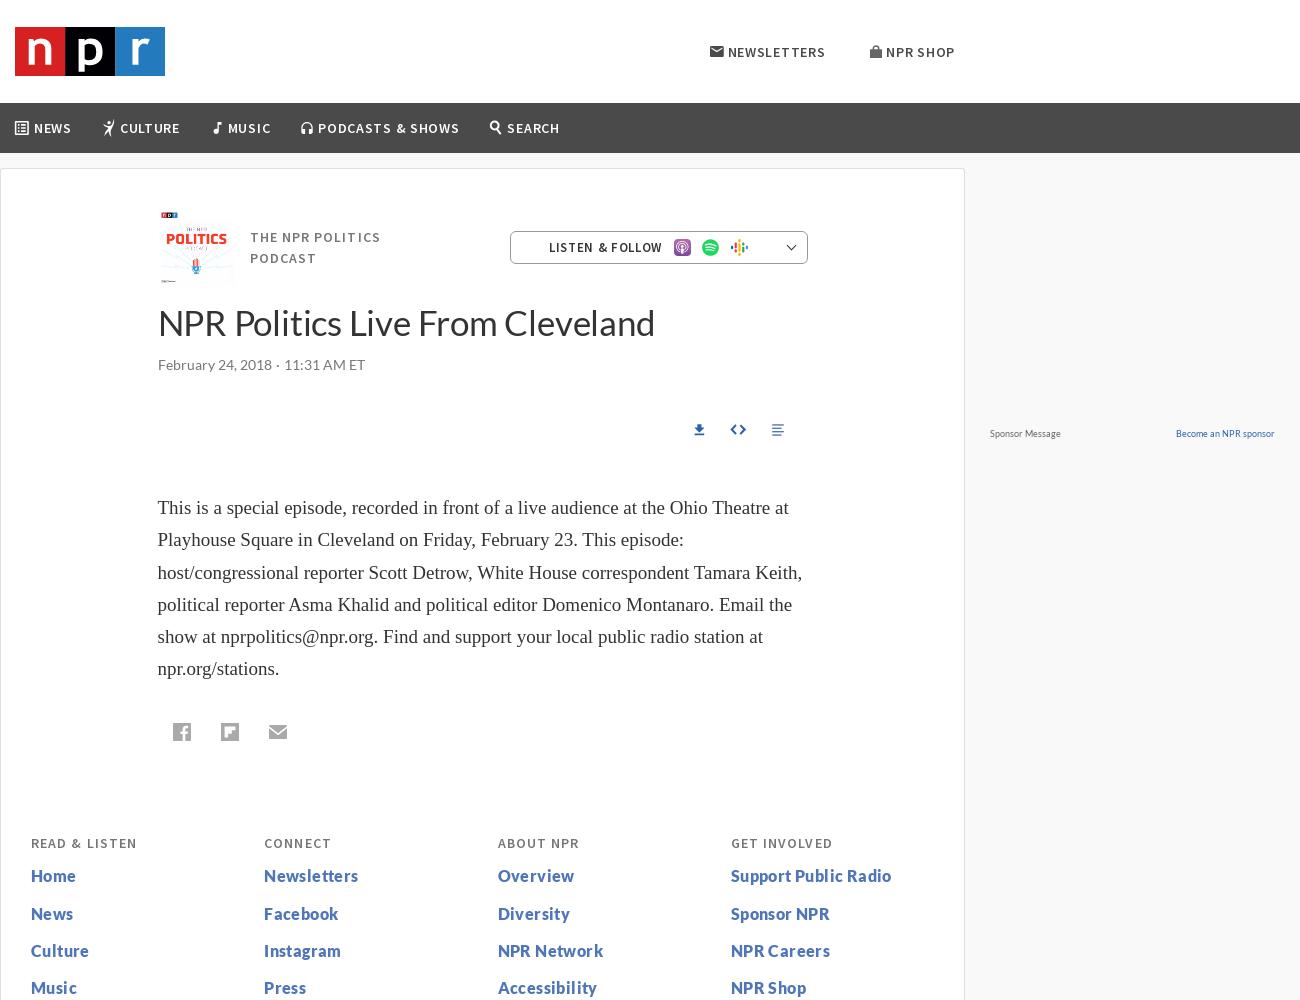 The height and width of the screenshot is (1000, 1300). What do you see at coordinates (283, 283) in the screenshot?
I see `'Live Sessions'` at bounding box center [283, 283].